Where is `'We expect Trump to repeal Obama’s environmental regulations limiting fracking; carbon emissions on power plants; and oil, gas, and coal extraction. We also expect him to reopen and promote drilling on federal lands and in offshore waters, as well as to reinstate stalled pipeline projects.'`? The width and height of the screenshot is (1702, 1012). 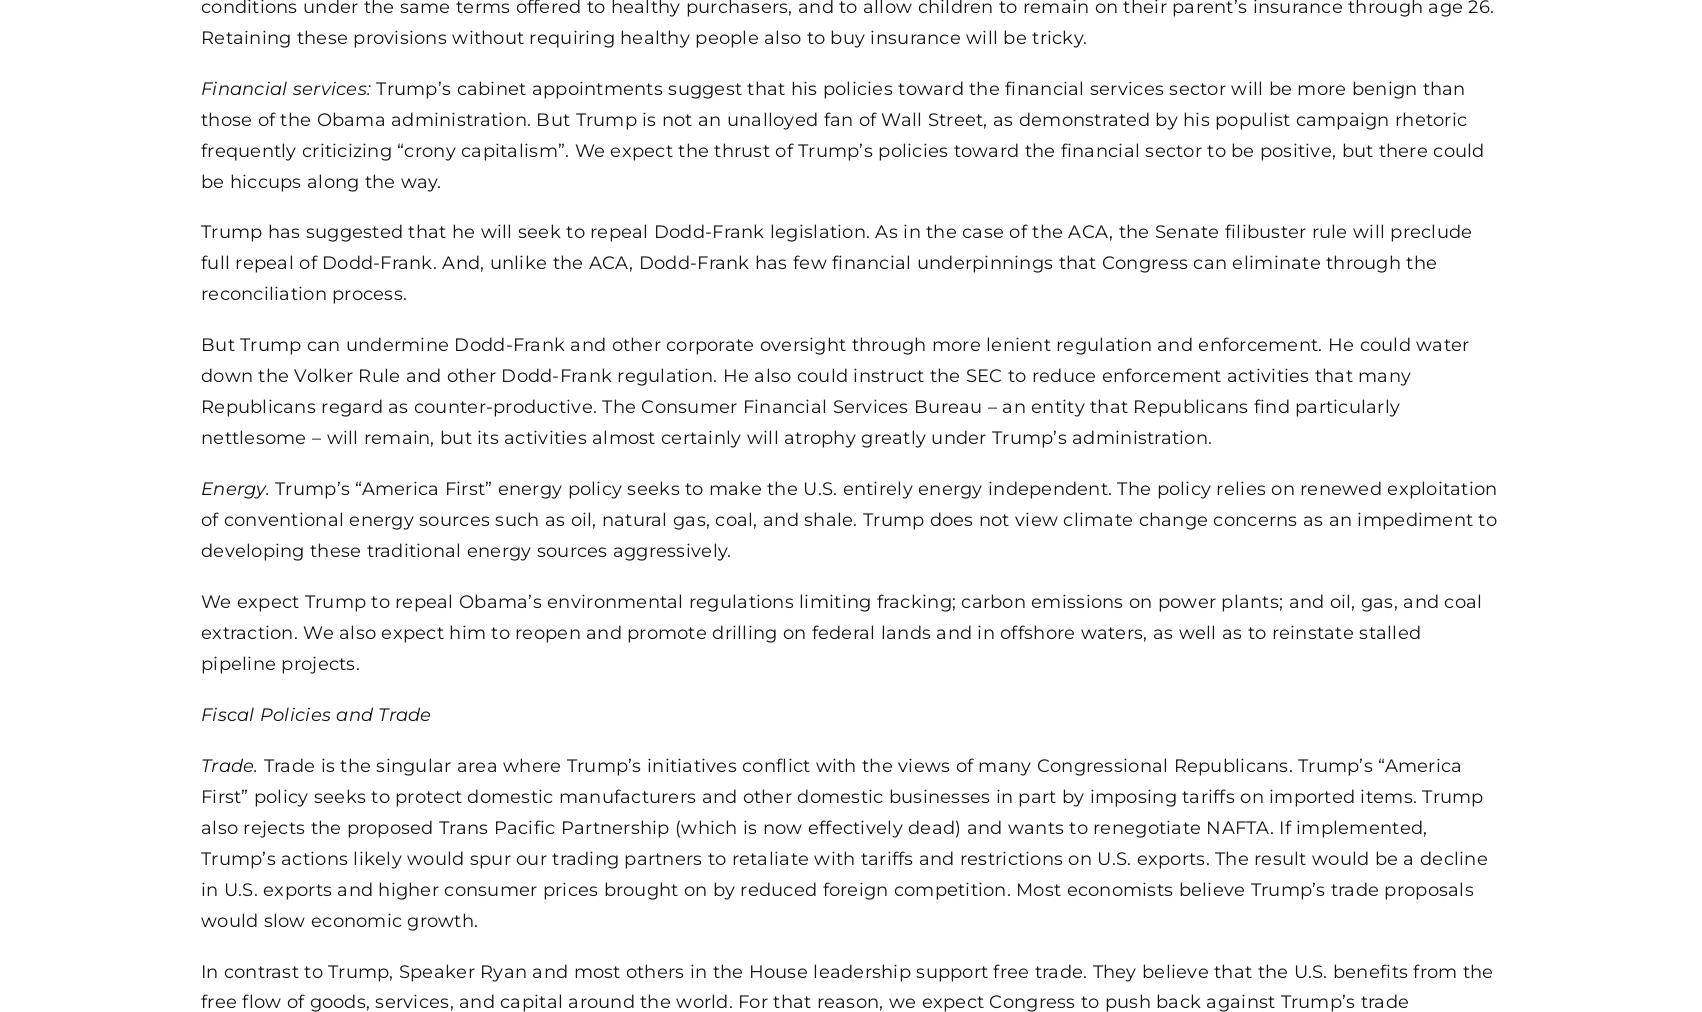
'We expect Trump to repeal Obama’s environmental regulations limiting fracking; carbon emissions on power plants; and oil, gas, and coal extraction. We also expect him to reopen and promote drilling on federal lands and in offshore waters, as well as to reinstate stalled pipeline projects.' is located at coordinates (840, 630).